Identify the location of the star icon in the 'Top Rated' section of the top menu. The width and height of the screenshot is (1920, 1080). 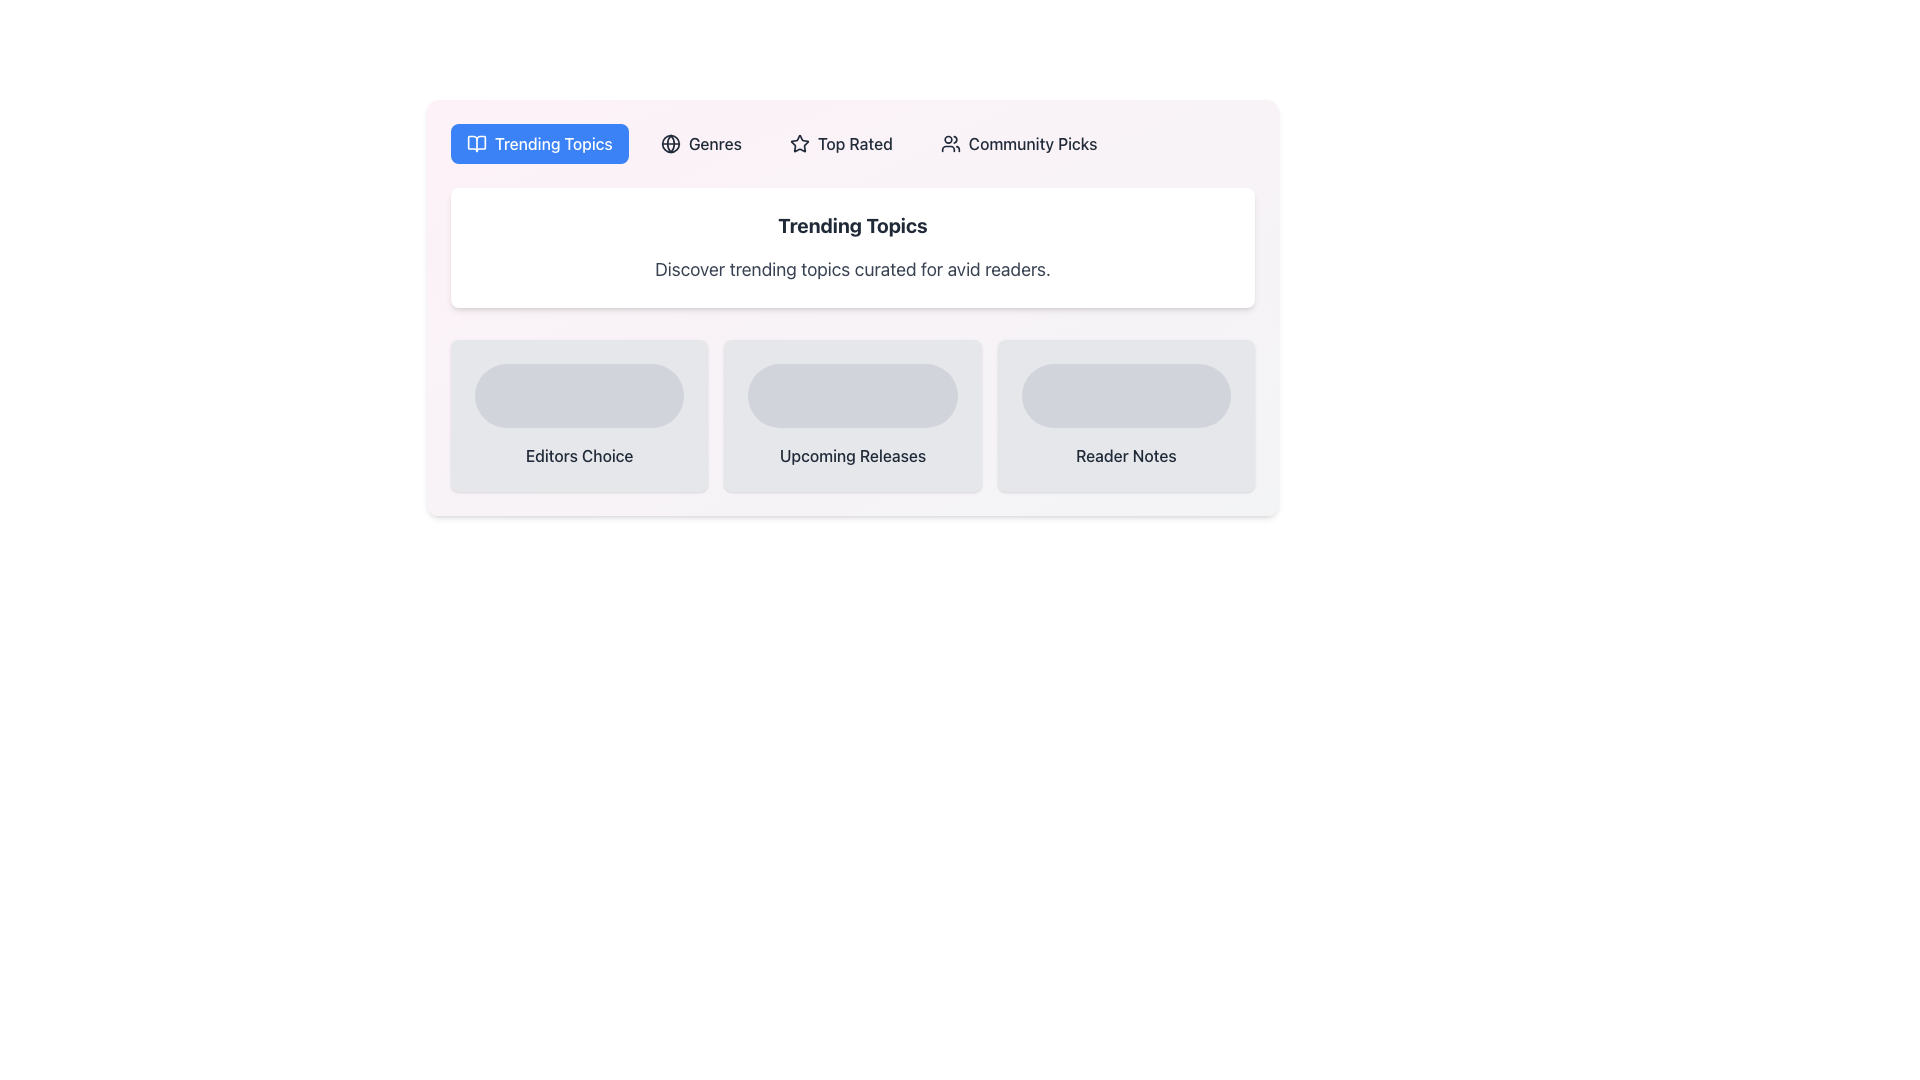
(798, 142).